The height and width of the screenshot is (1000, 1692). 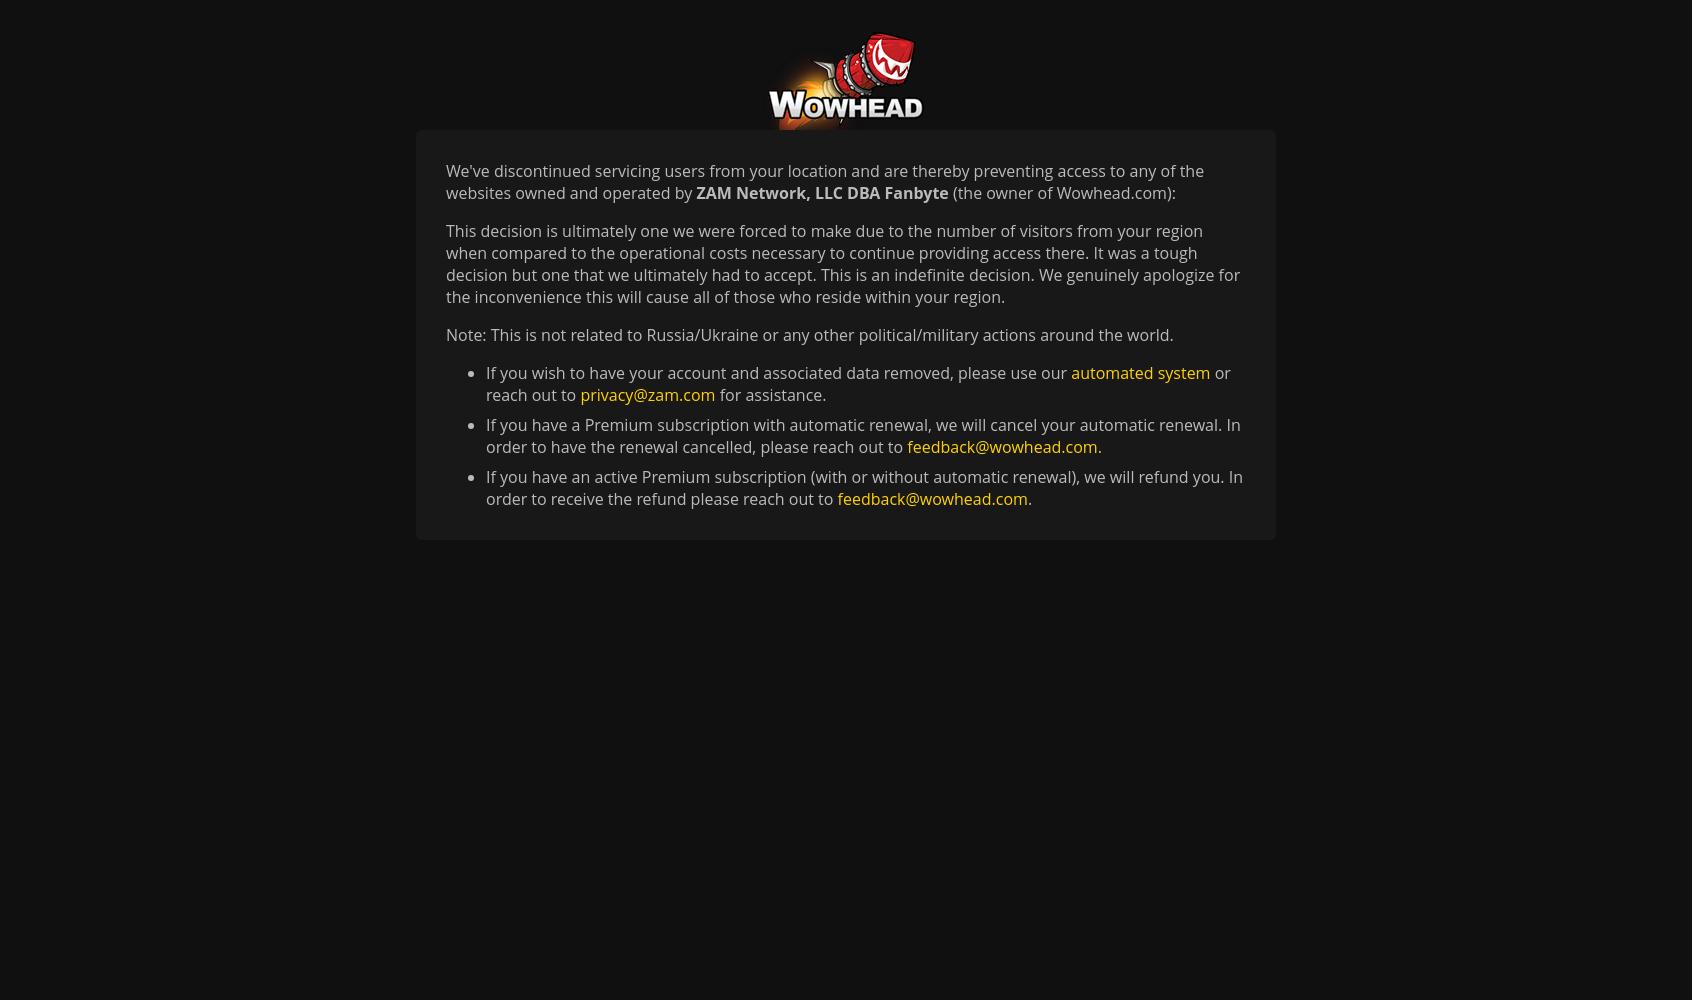 I want to click on 'automated system', so click(x=1139, y=372).